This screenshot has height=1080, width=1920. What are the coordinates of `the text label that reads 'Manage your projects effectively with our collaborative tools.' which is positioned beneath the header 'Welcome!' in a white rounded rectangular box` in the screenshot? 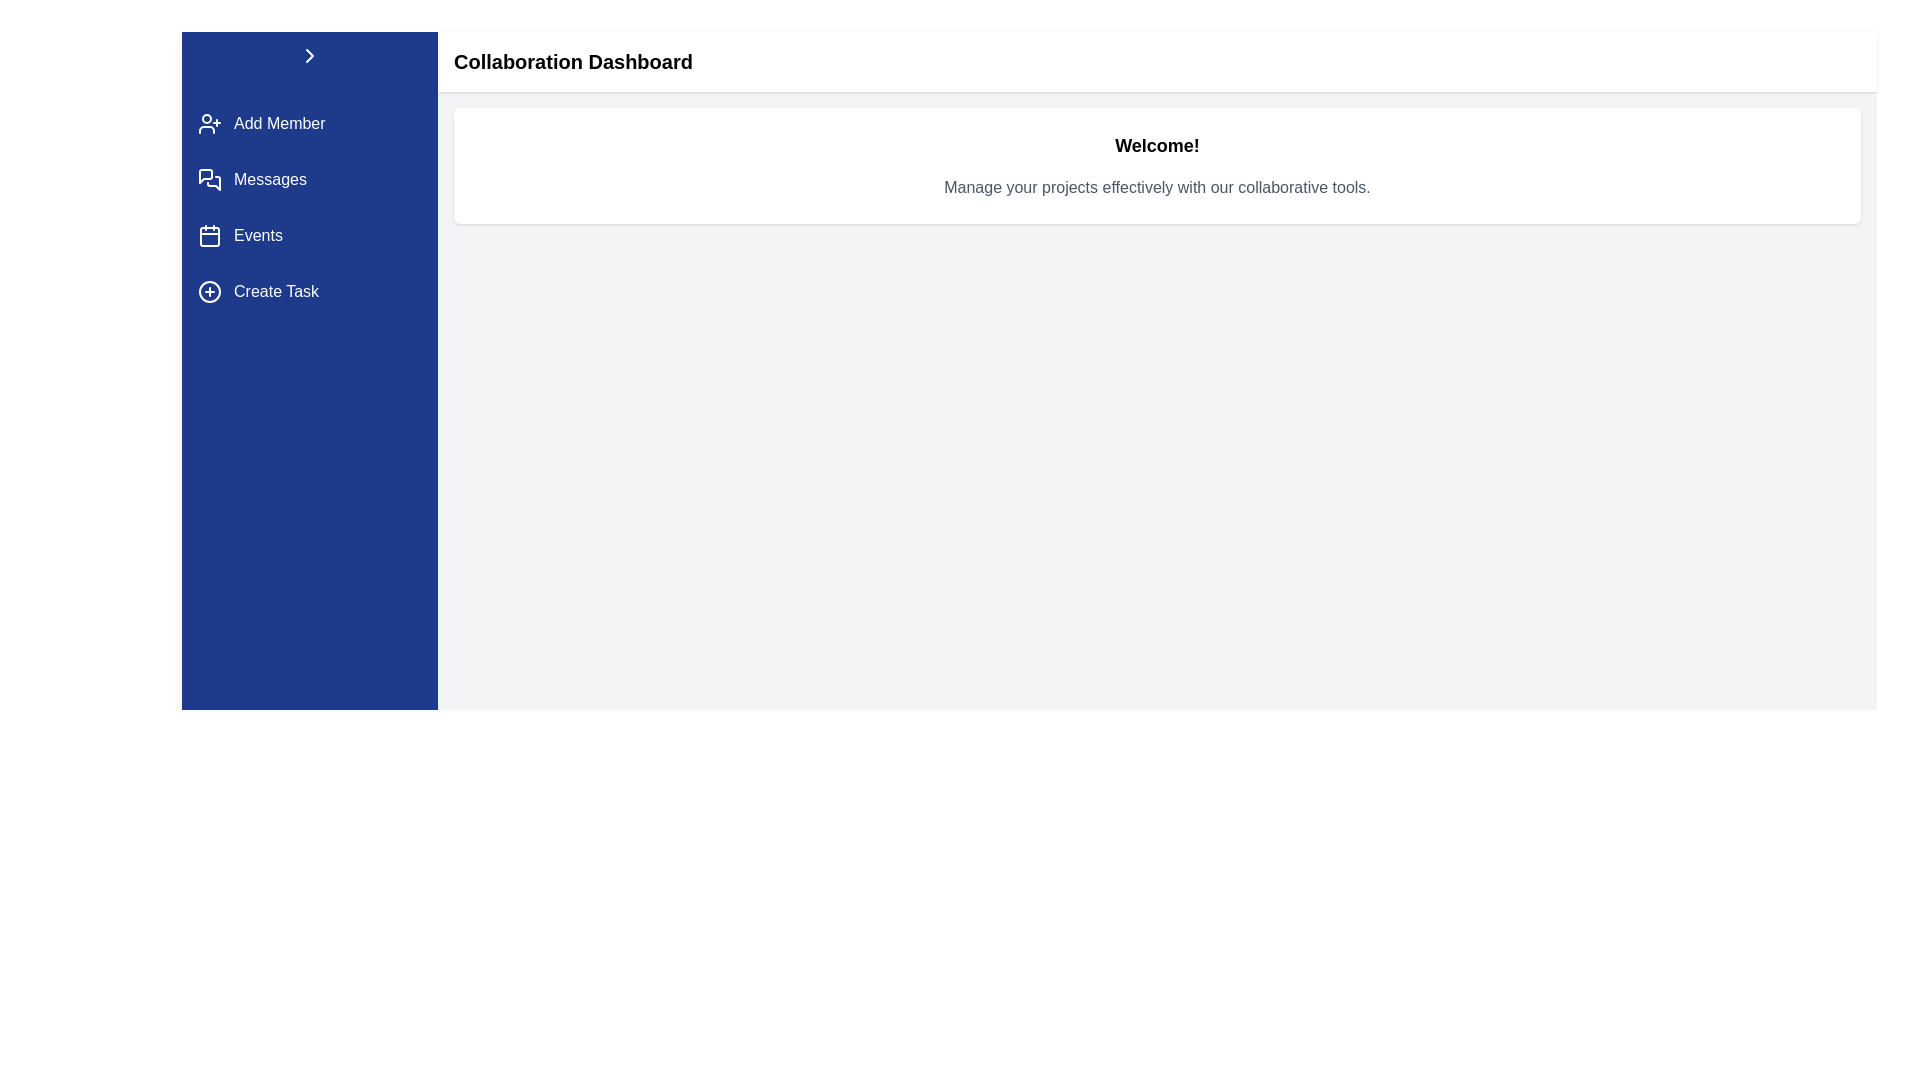 It's located at (1157, 188).